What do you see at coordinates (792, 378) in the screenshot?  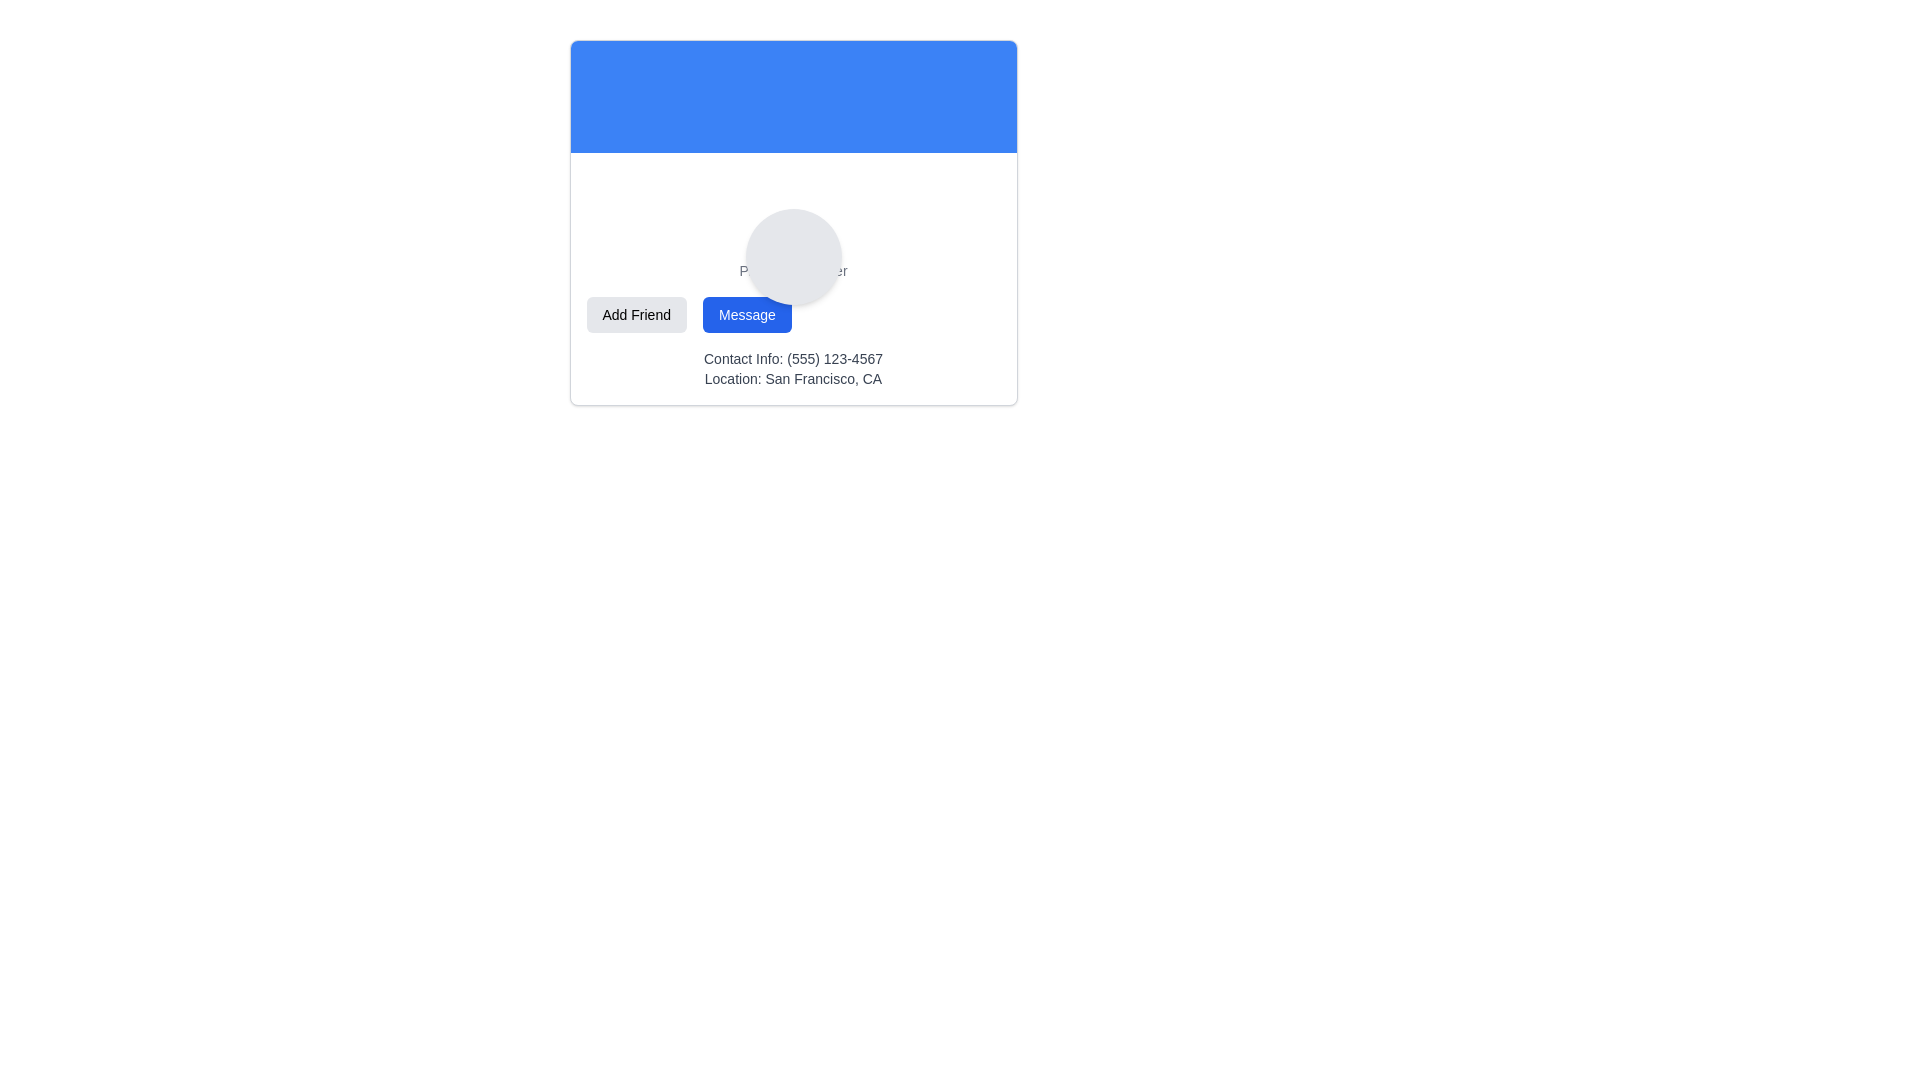 I see `the non-interactive Text label that provides location information associated with the displayed profile, located in the lower part of the card-like section` at bounding box center [792, 378].